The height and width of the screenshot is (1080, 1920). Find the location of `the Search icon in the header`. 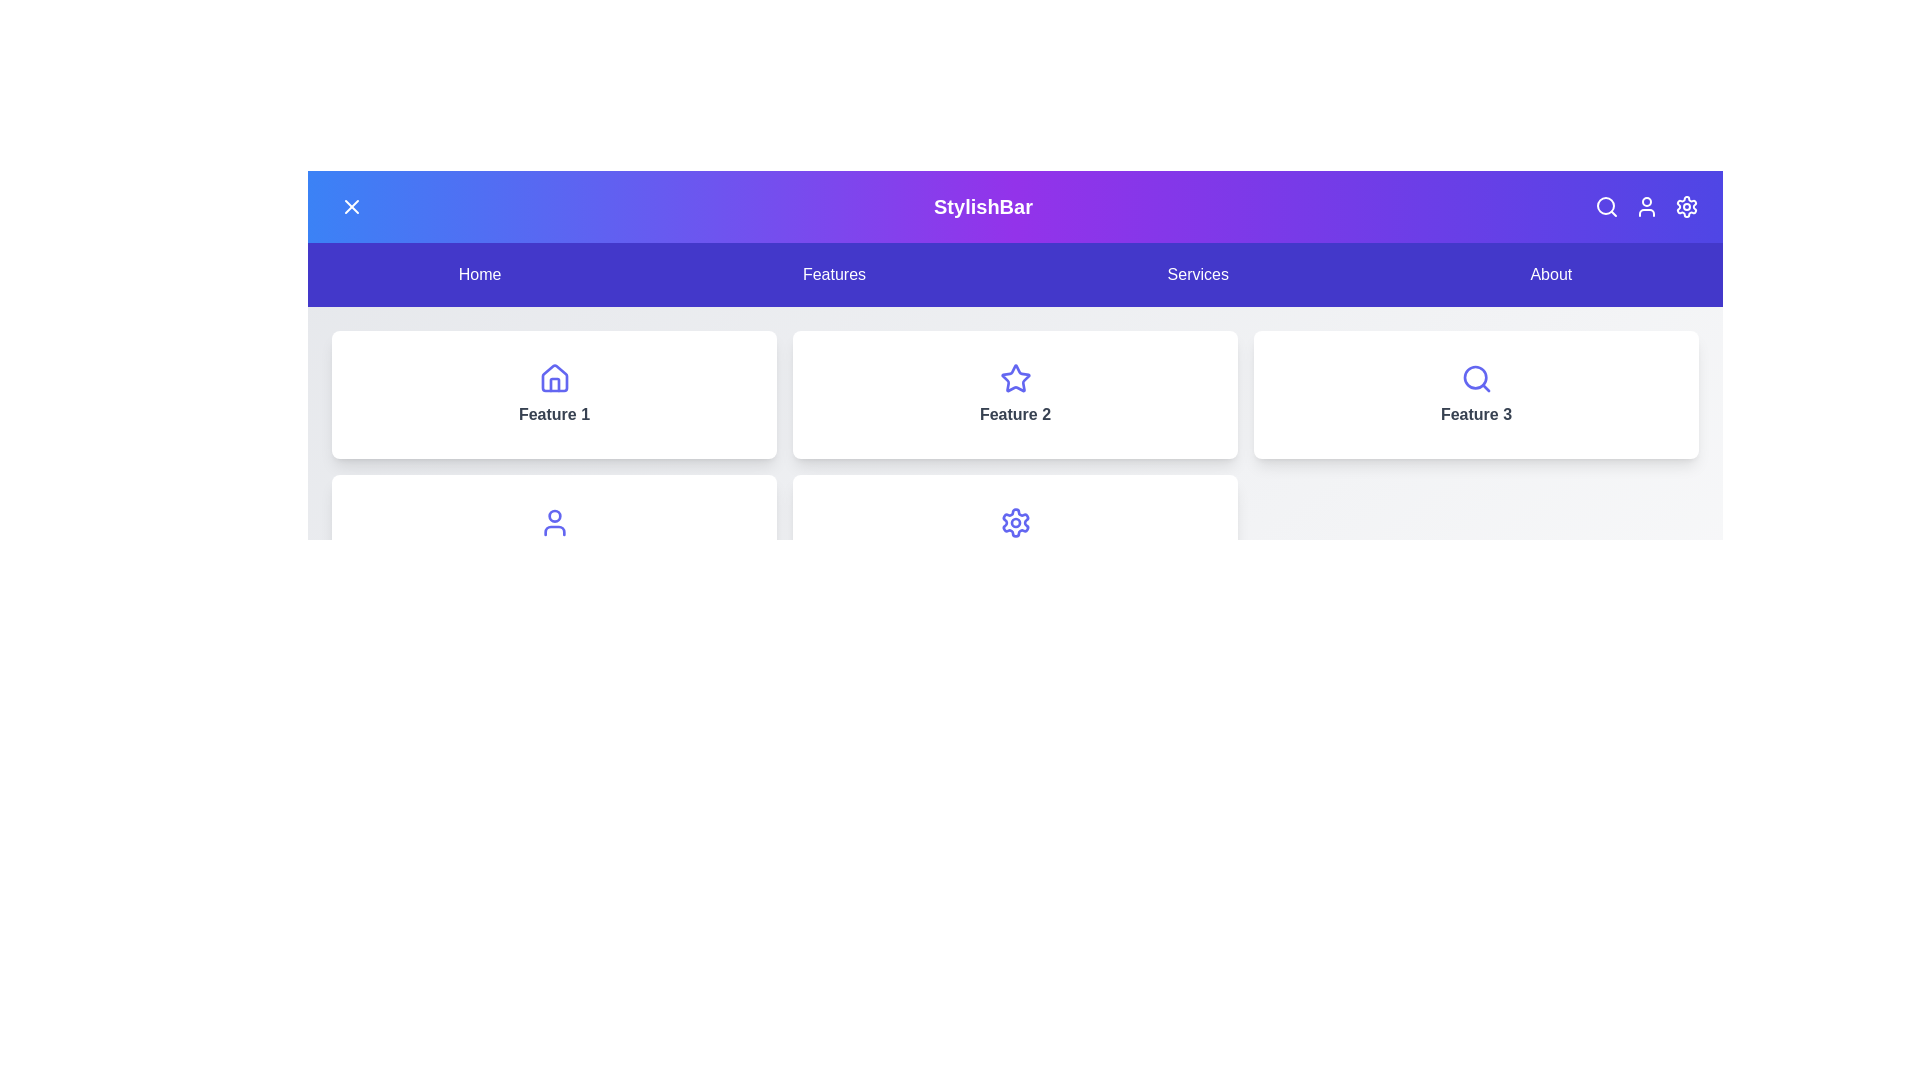

the Search icon in the header is located at coordinates (1607, 207).